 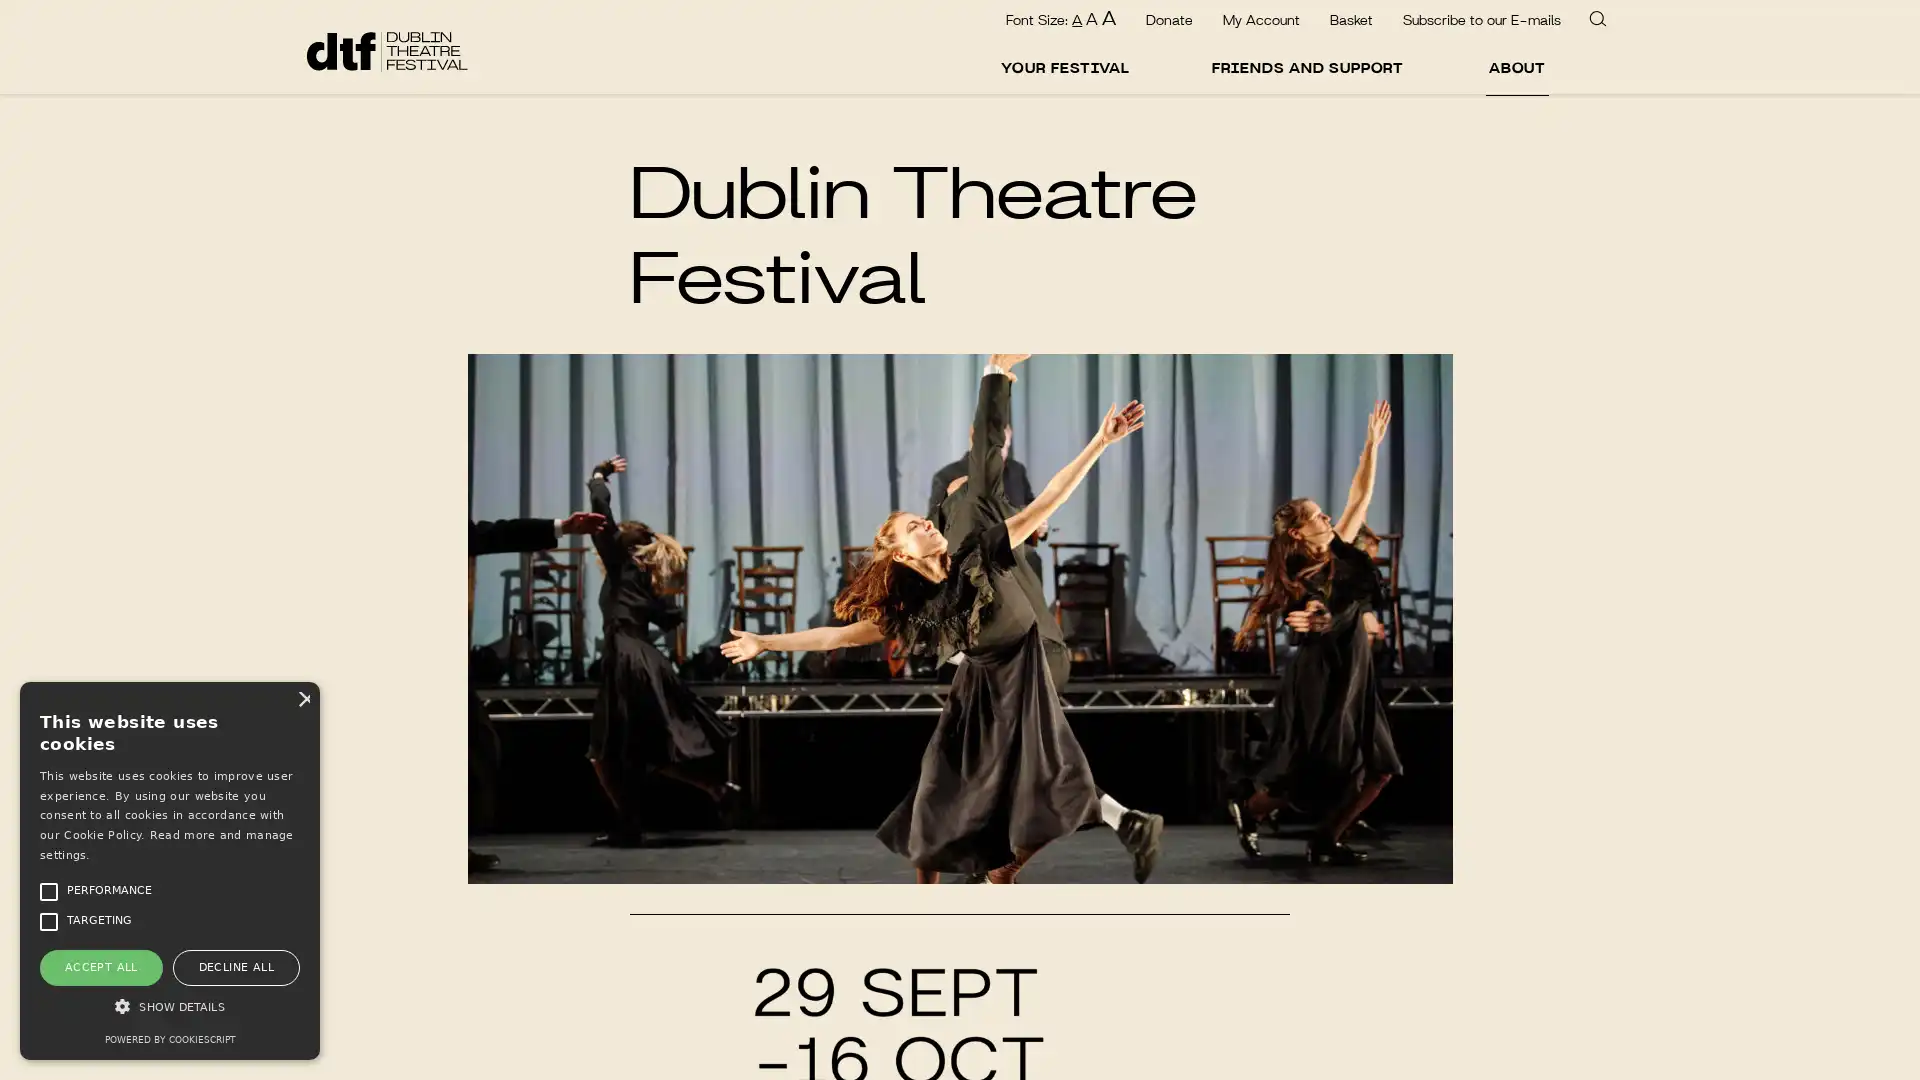 I want to click on ACCEPT ALL, so click(x=99, y=966).